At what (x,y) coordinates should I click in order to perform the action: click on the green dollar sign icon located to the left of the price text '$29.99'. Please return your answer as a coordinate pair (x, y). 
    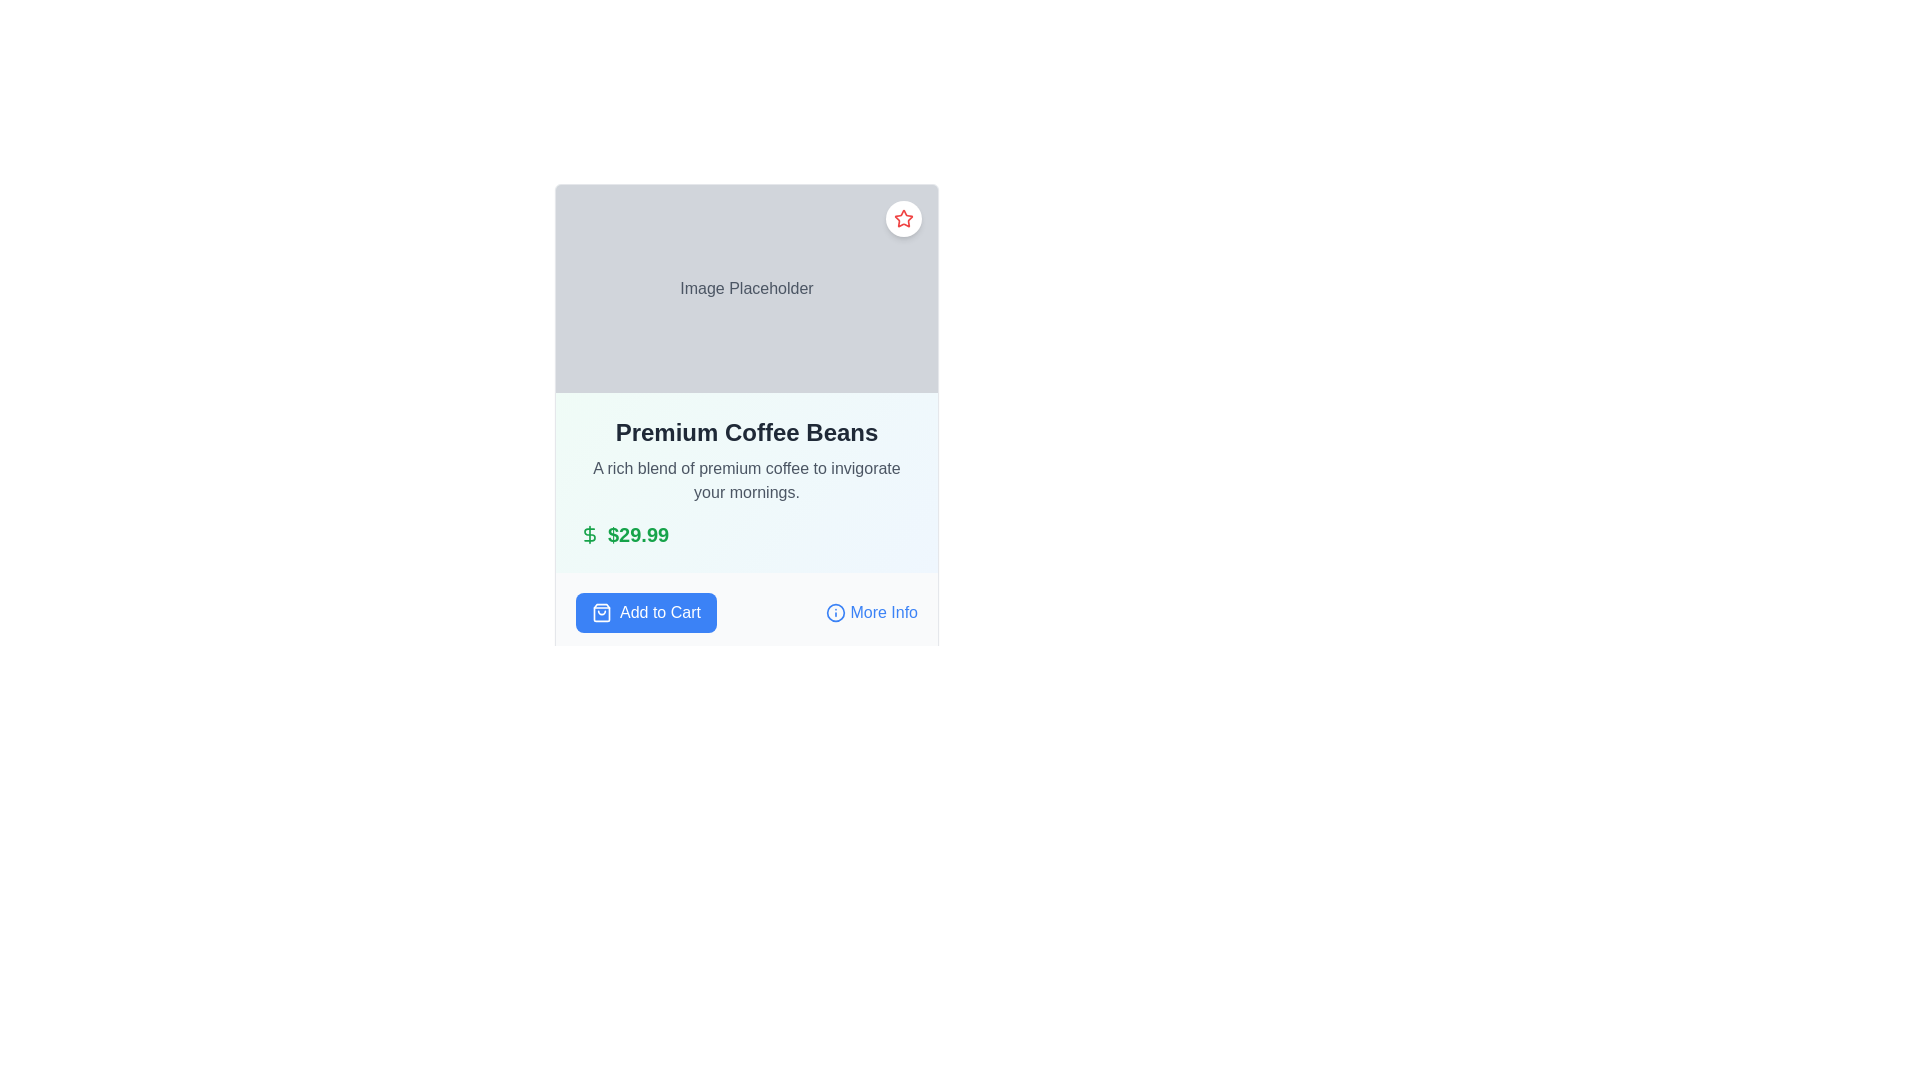
    Looking at the image, I should click on (589, 534).